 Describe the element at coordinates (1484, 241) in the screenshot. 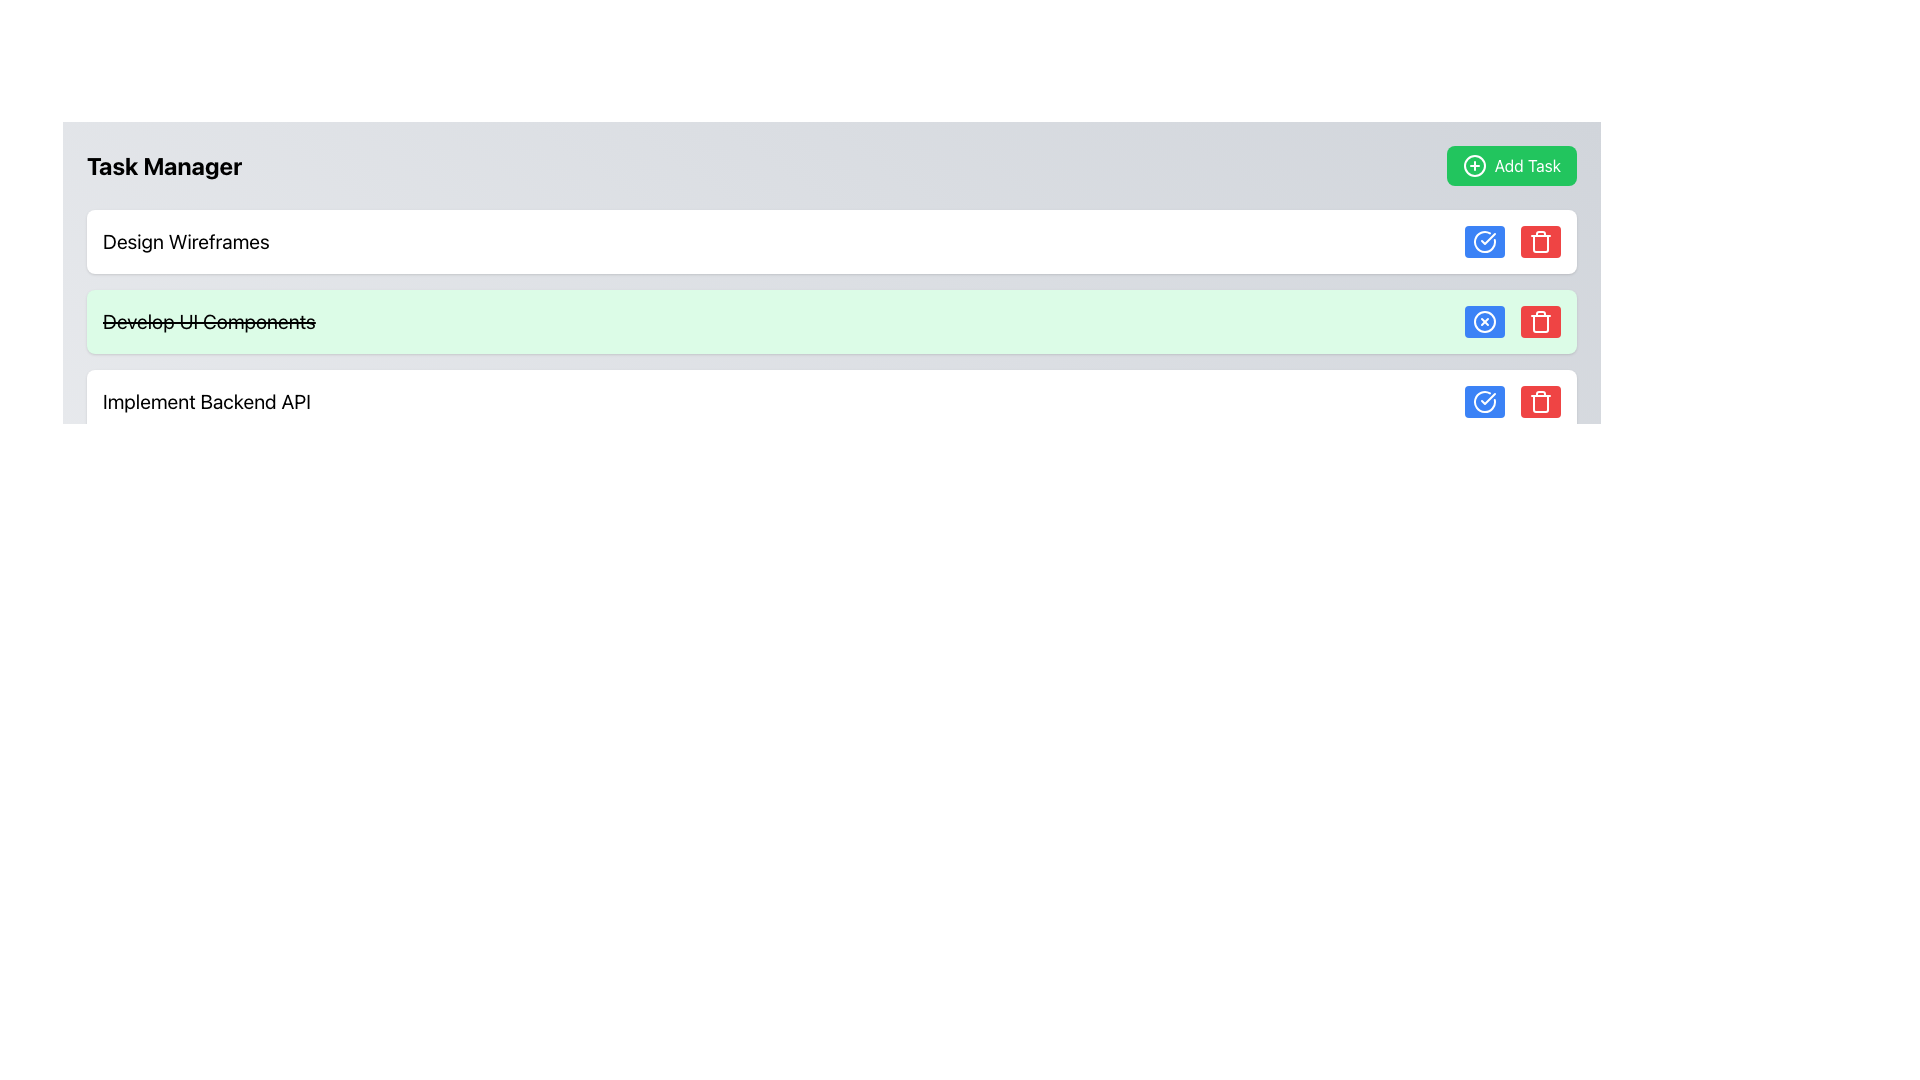

I see `the blue button with a white circular checkmark icon, located to the right of the 'Develop UI Components' task and left of the red trash bin button` at that location.